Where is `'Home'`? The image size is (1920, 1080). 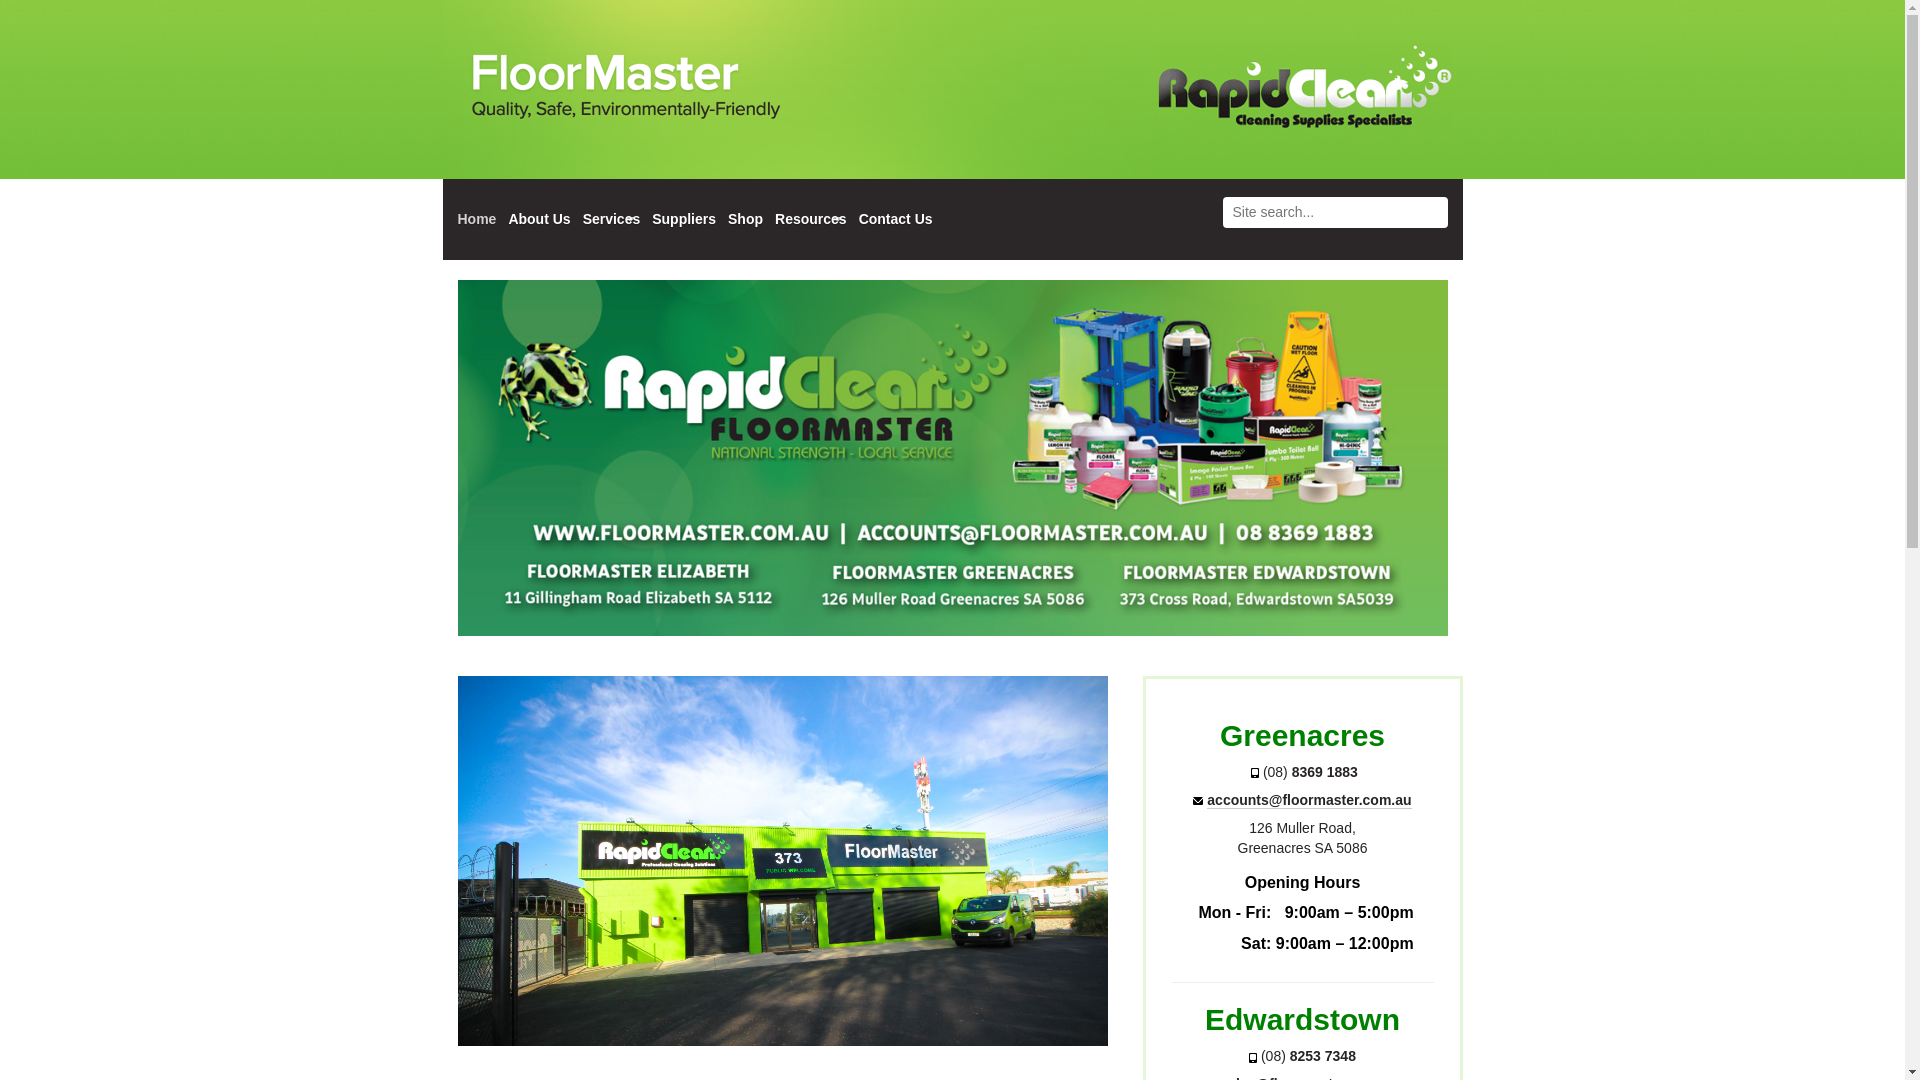
'Home' is located at coordinates (476, 219).